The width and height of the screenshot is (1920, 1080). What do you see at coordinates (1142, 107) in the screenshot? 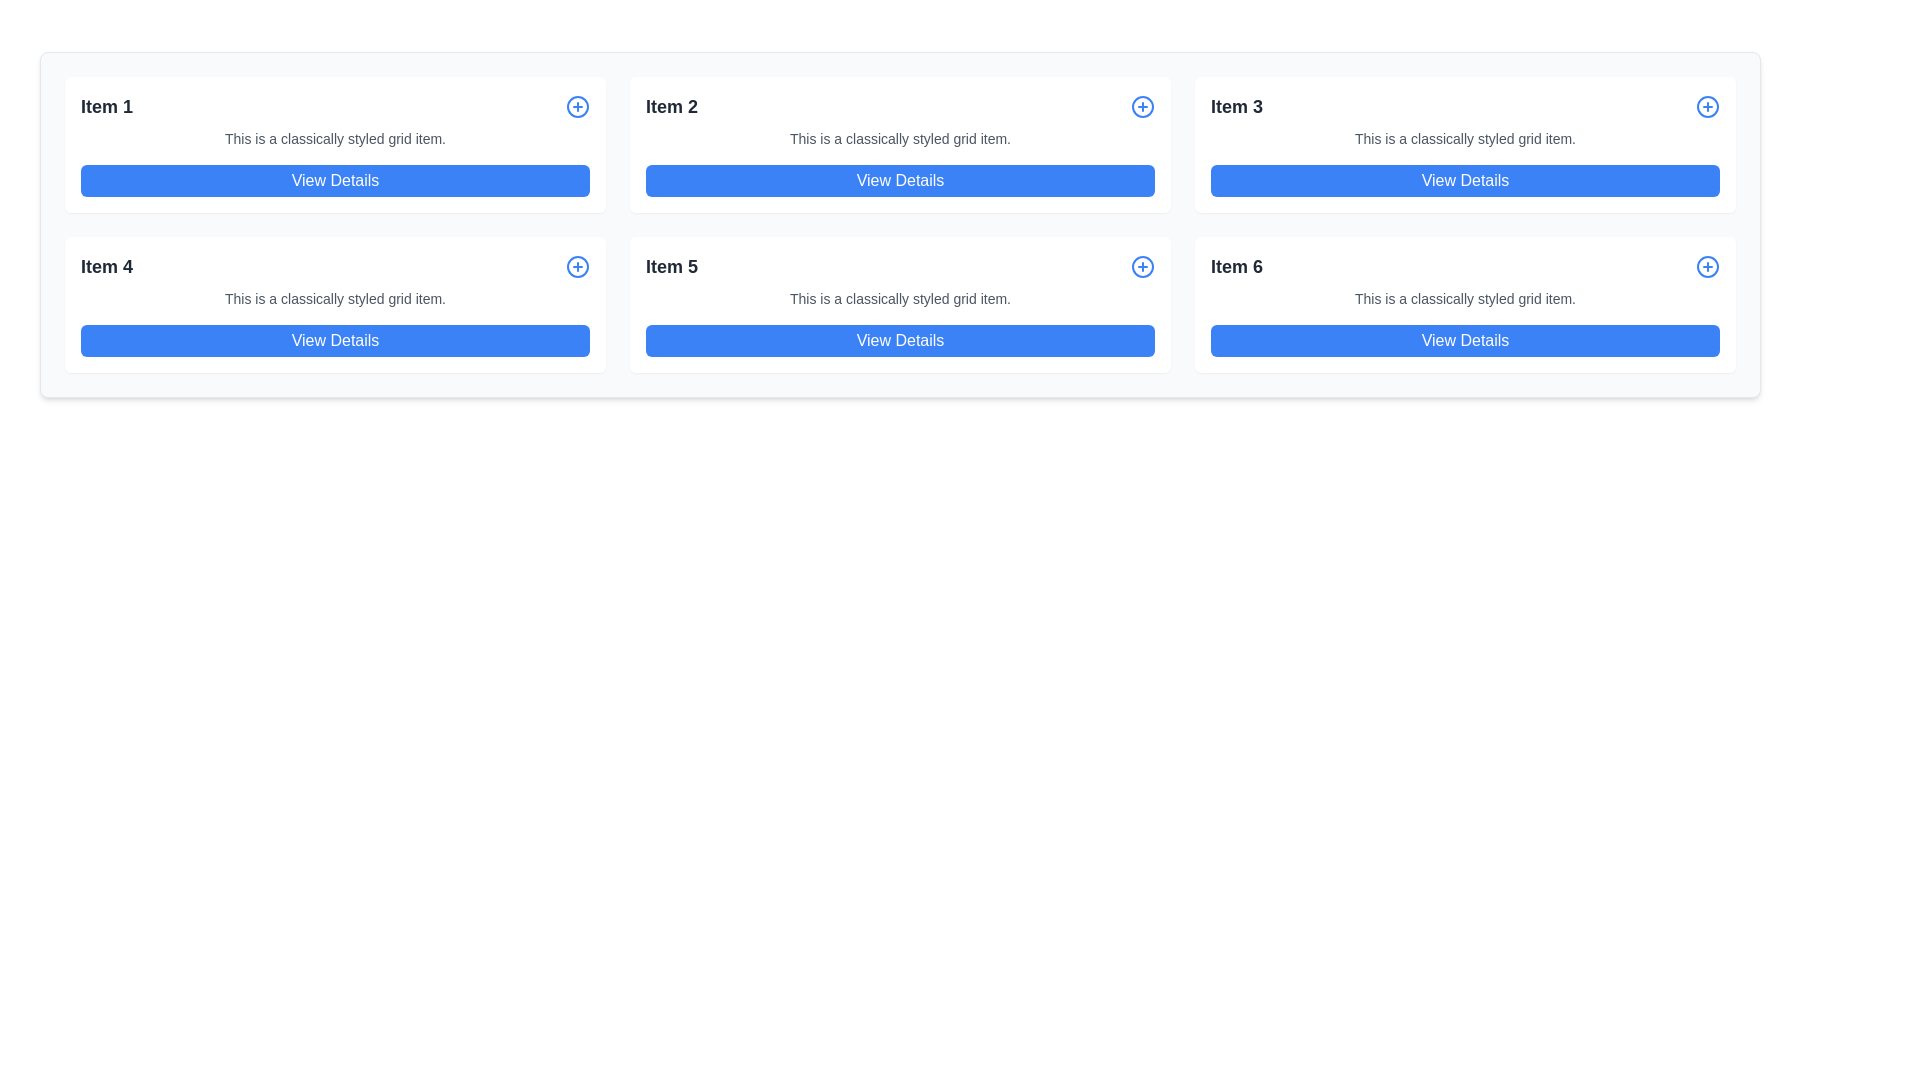
I see `the toggle button with a '+' symbol located in the top-right corner of the 'Item 2' block` at bounding box center [1142, 107].